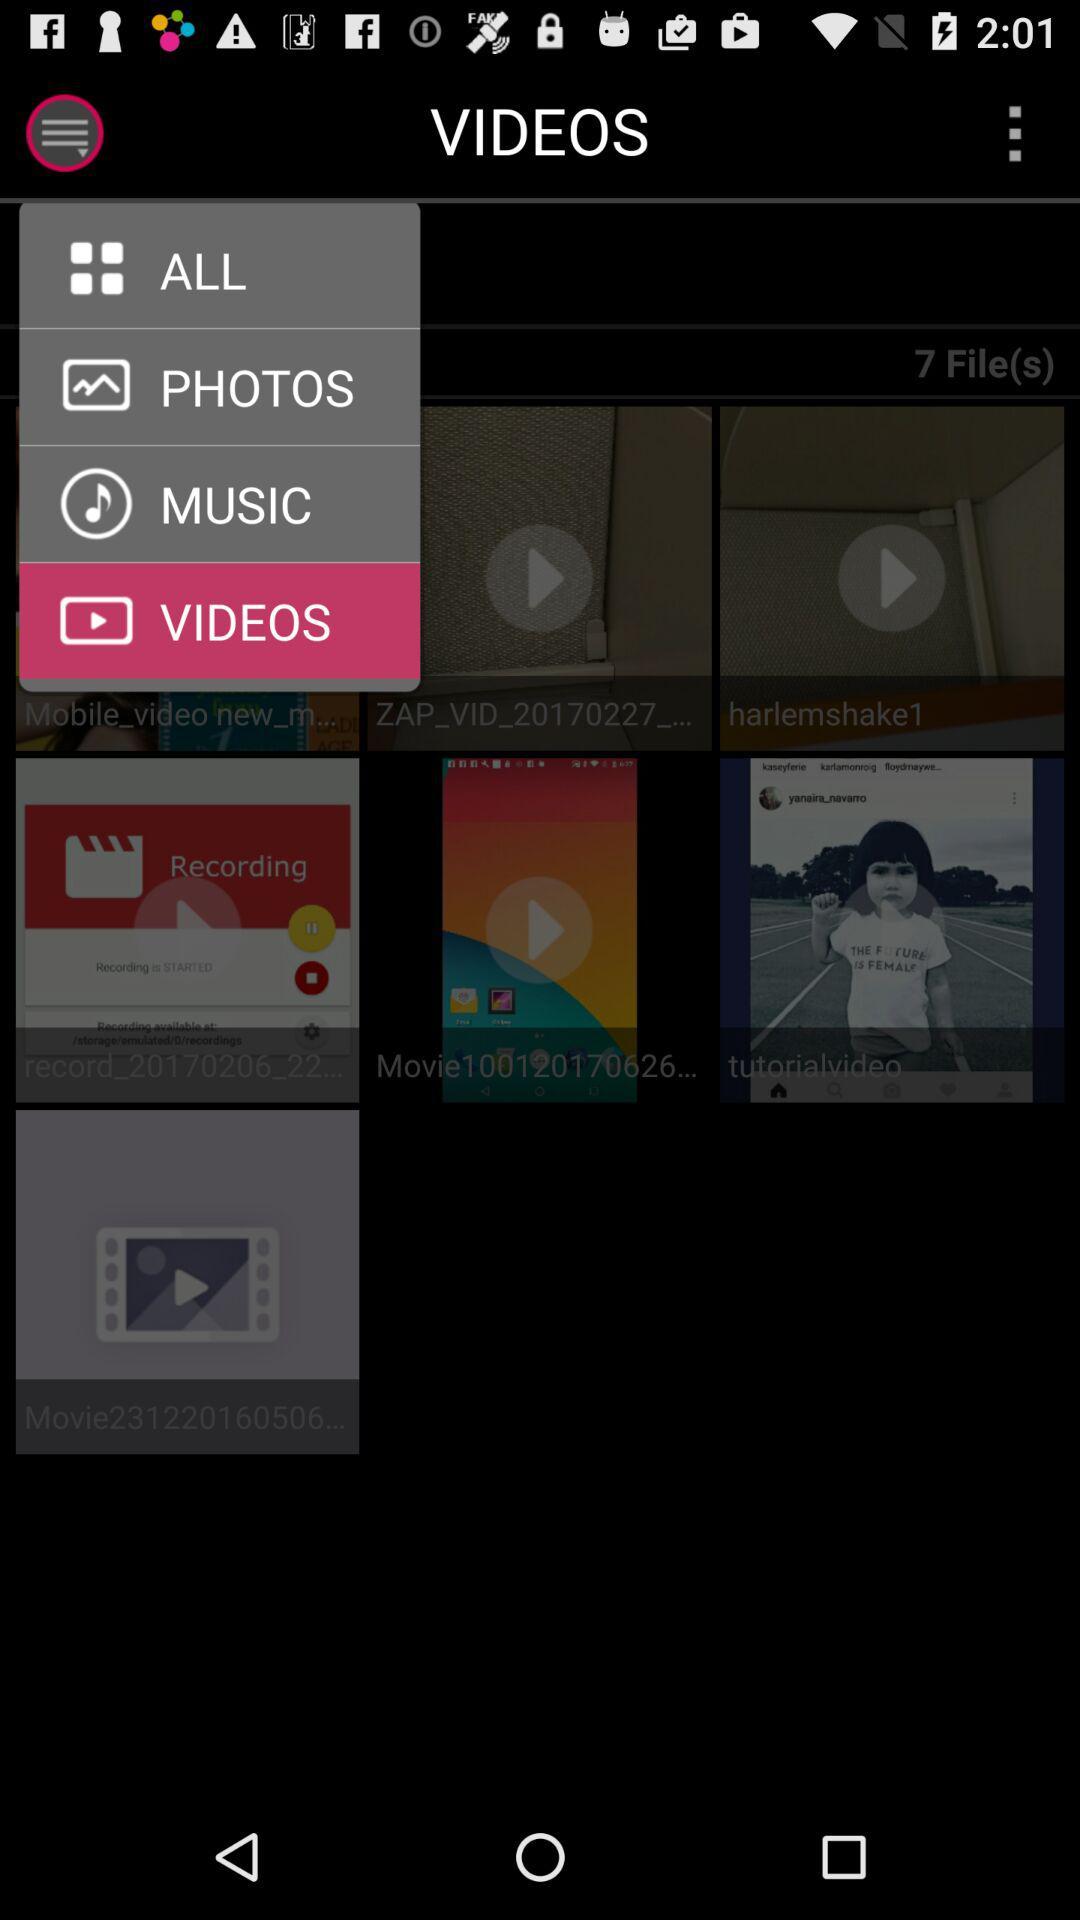 The width and height of the screenshot is (1080, 1920). What do you see at coordinates (231, 265) in the screenshot?
I see `the icon to the left of the 7 file(s)` at bounding box center [231, 265].